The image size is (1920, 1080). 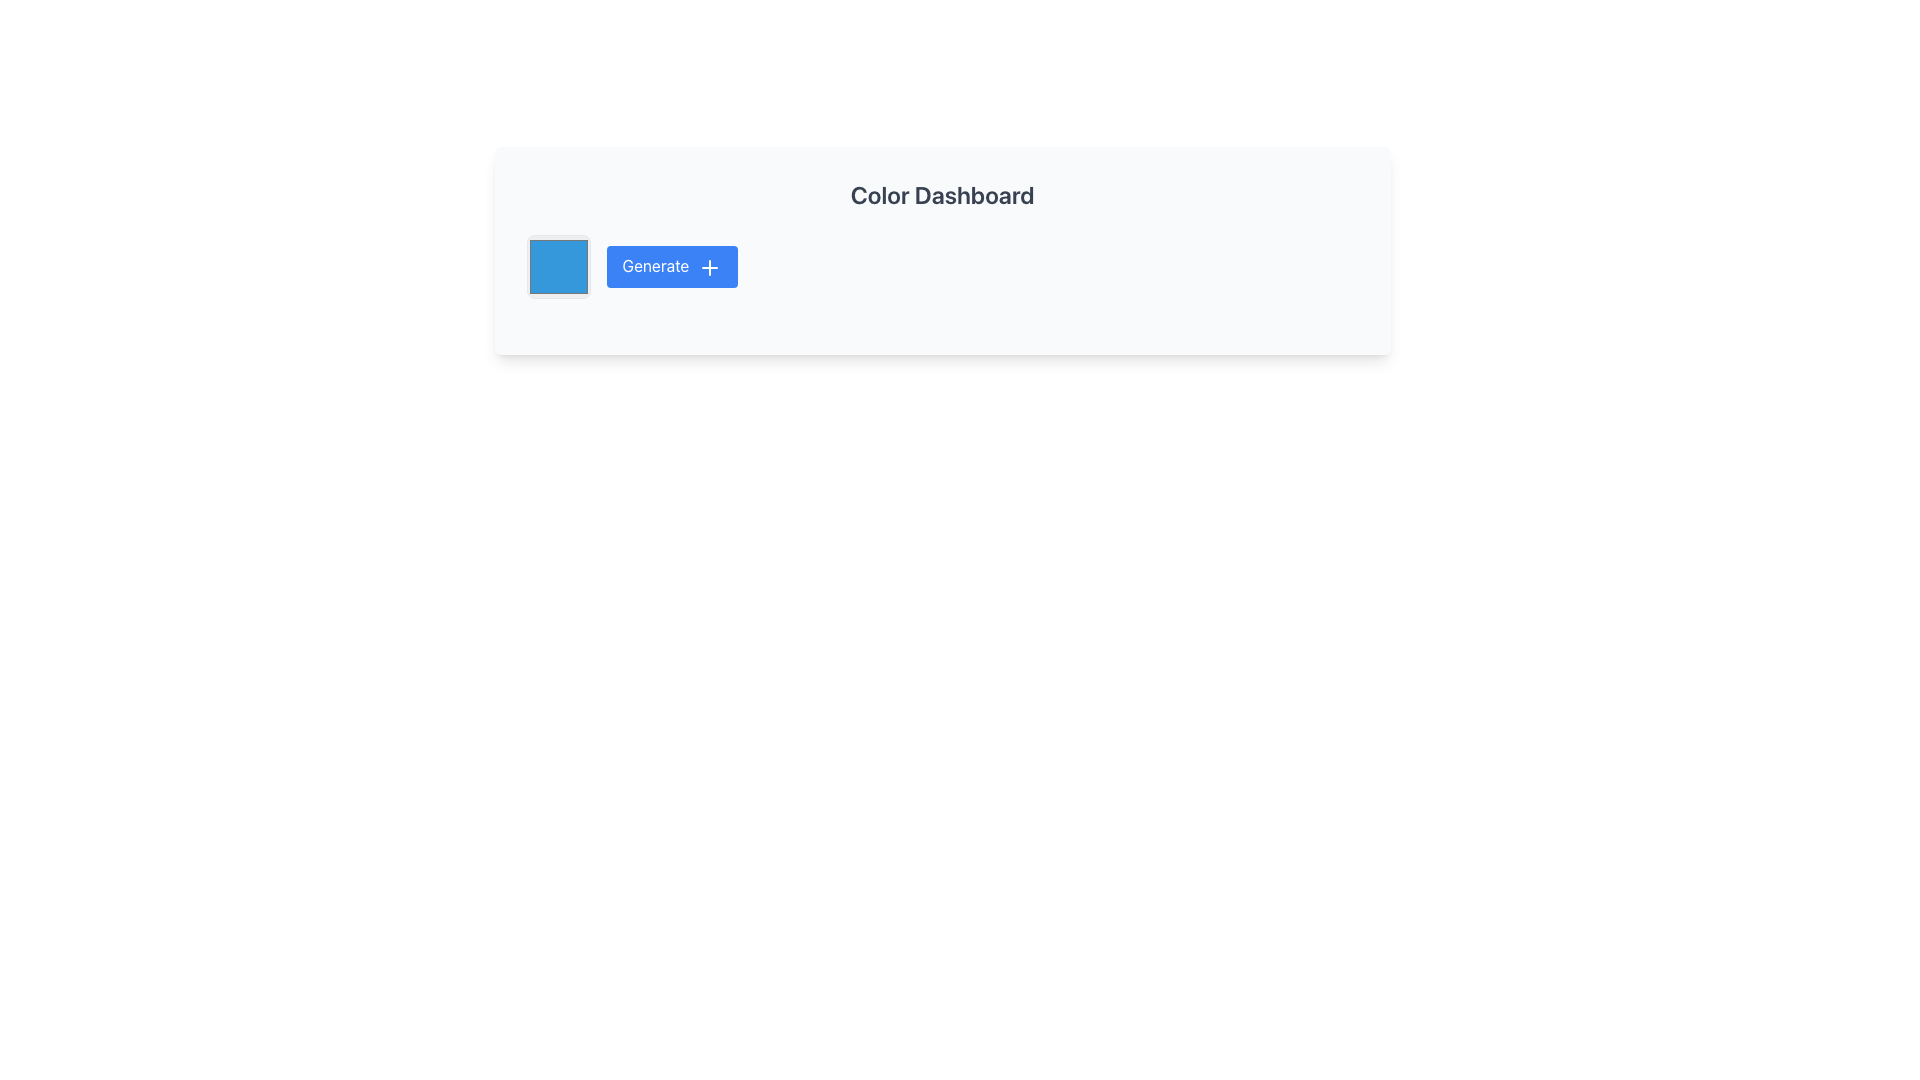 What do you see at coordinates (709, 266) in the screenshot?
I see `the blue plus icon located to the right of the 'Generate' text within the 'Generate' button` at bounding box center [709, 266].